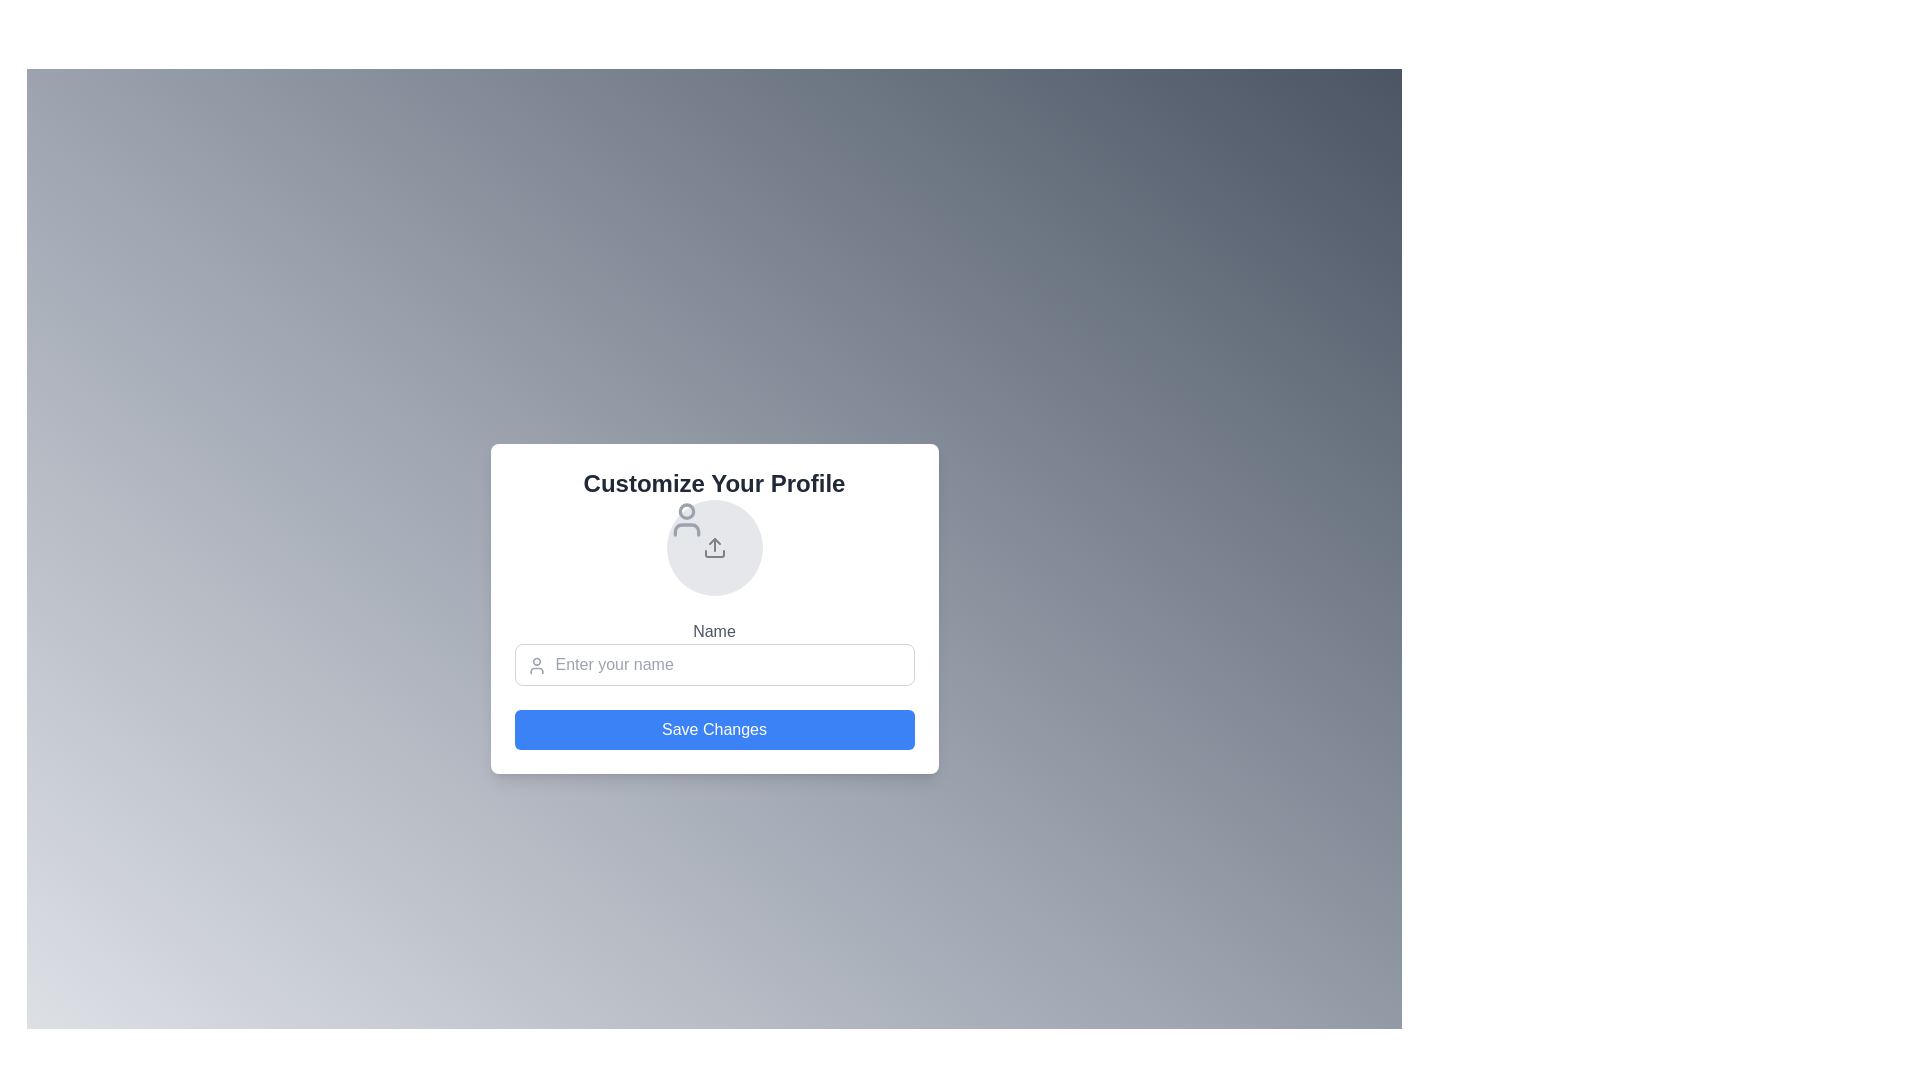 This screenshot has width=1920, height=1080. I want to click on the SVG icon resembling a user silhouette, located to the left of the 'Enter your name' text input field, so click(536, 666).